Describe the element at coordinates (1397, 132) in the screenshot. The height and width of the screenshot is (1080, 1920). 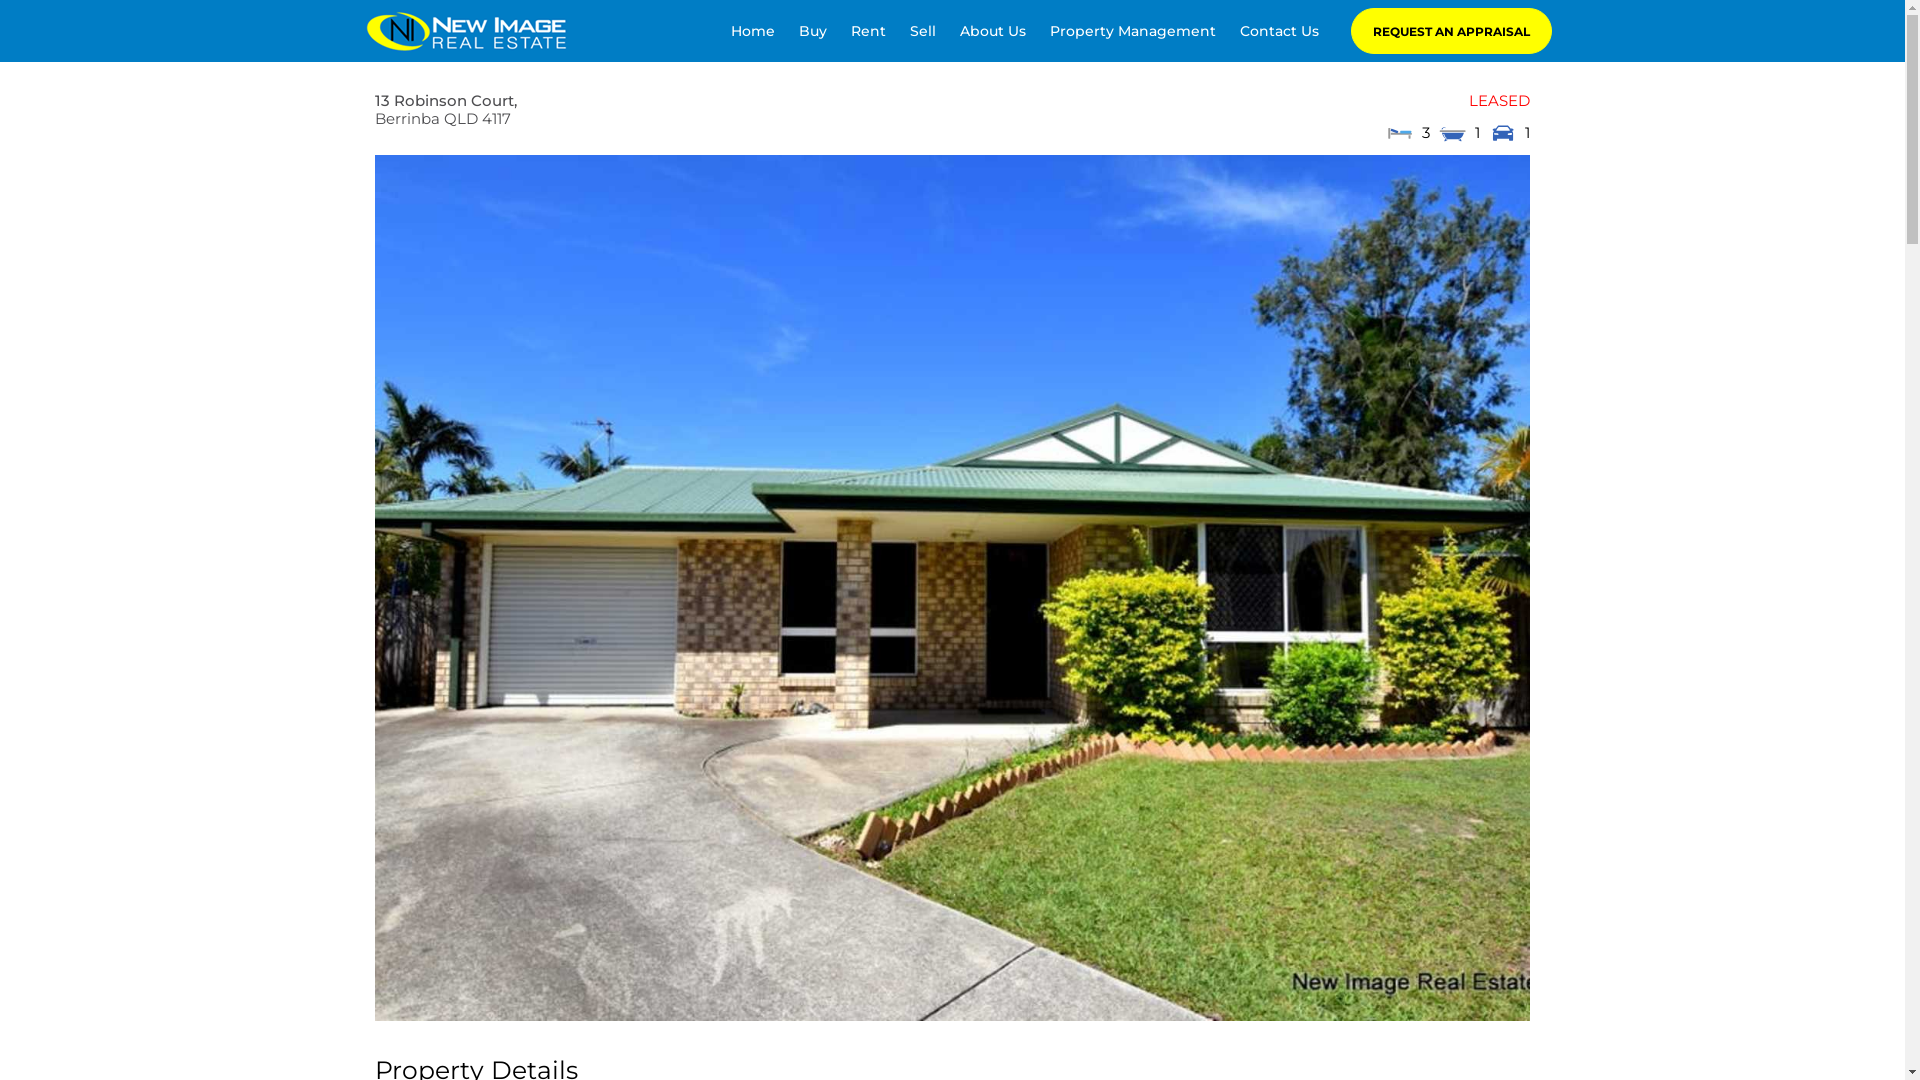
I see `'Bedrooms'` at that location.